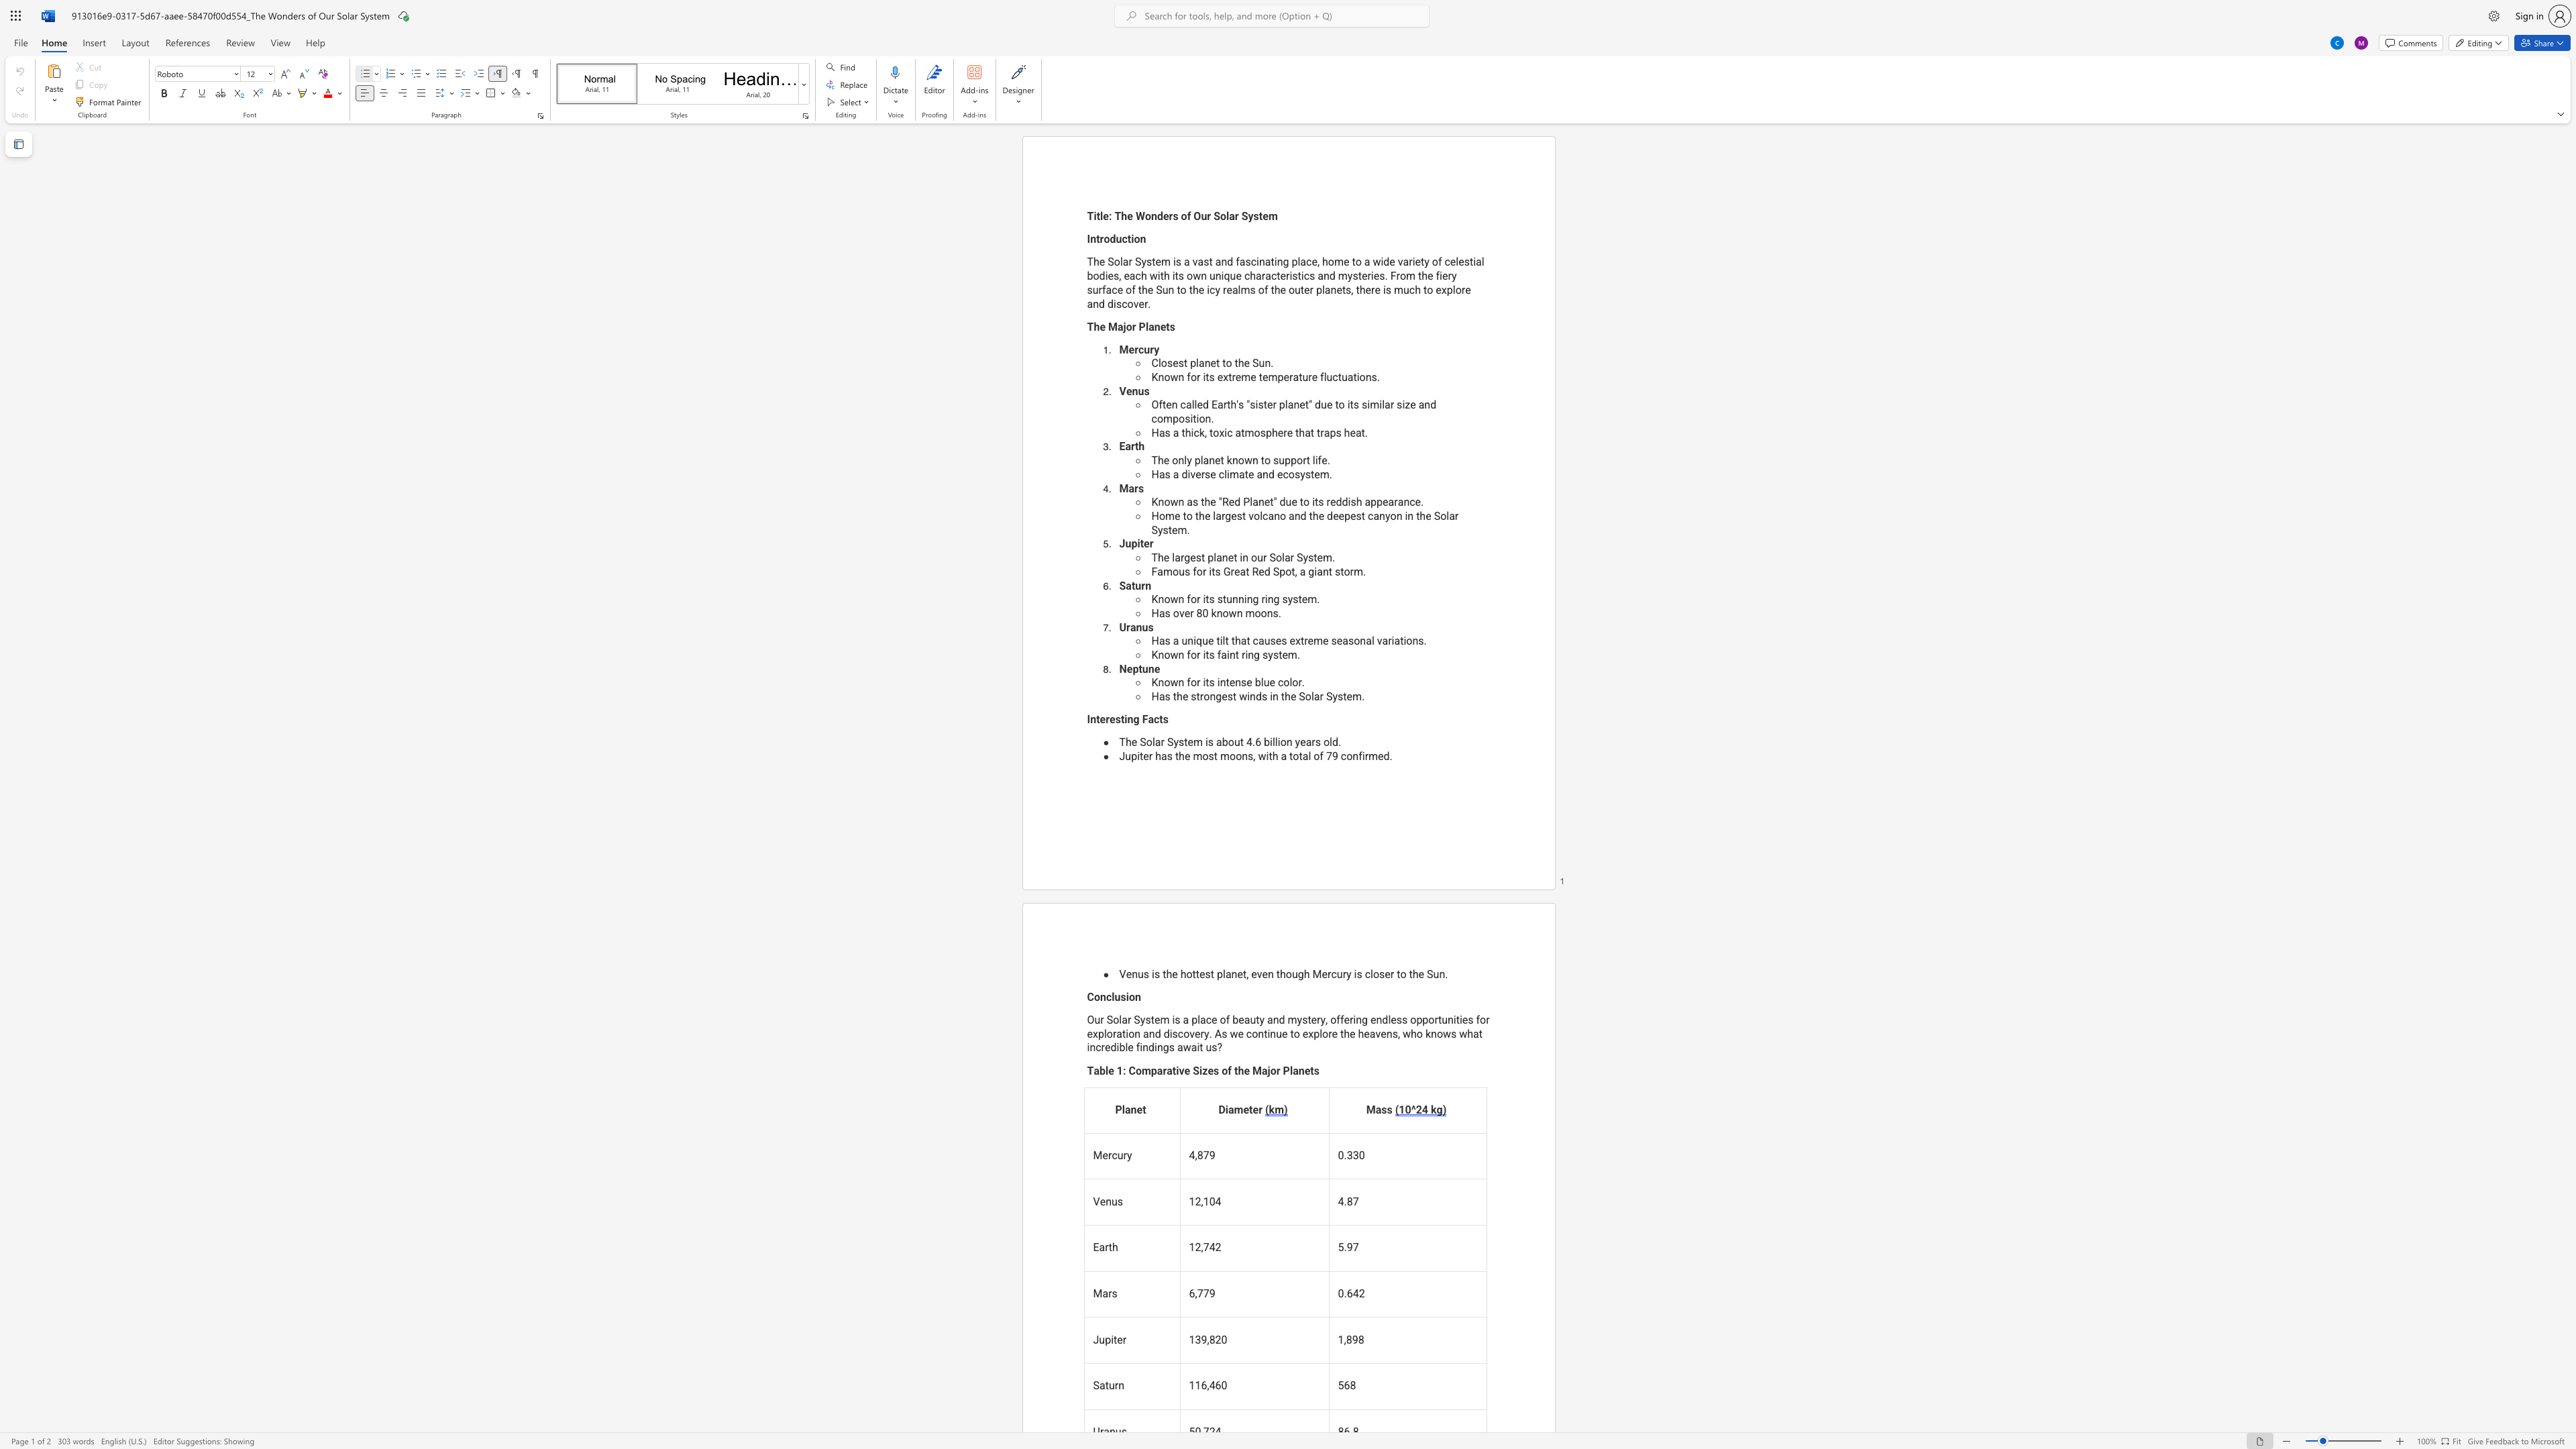 Image resolution: width=2576 pixels, height=1449 pixels. Describe the element at coordinates (1175, 640) in the screenshot. I see `the 2th character "a" in the text` at that location.